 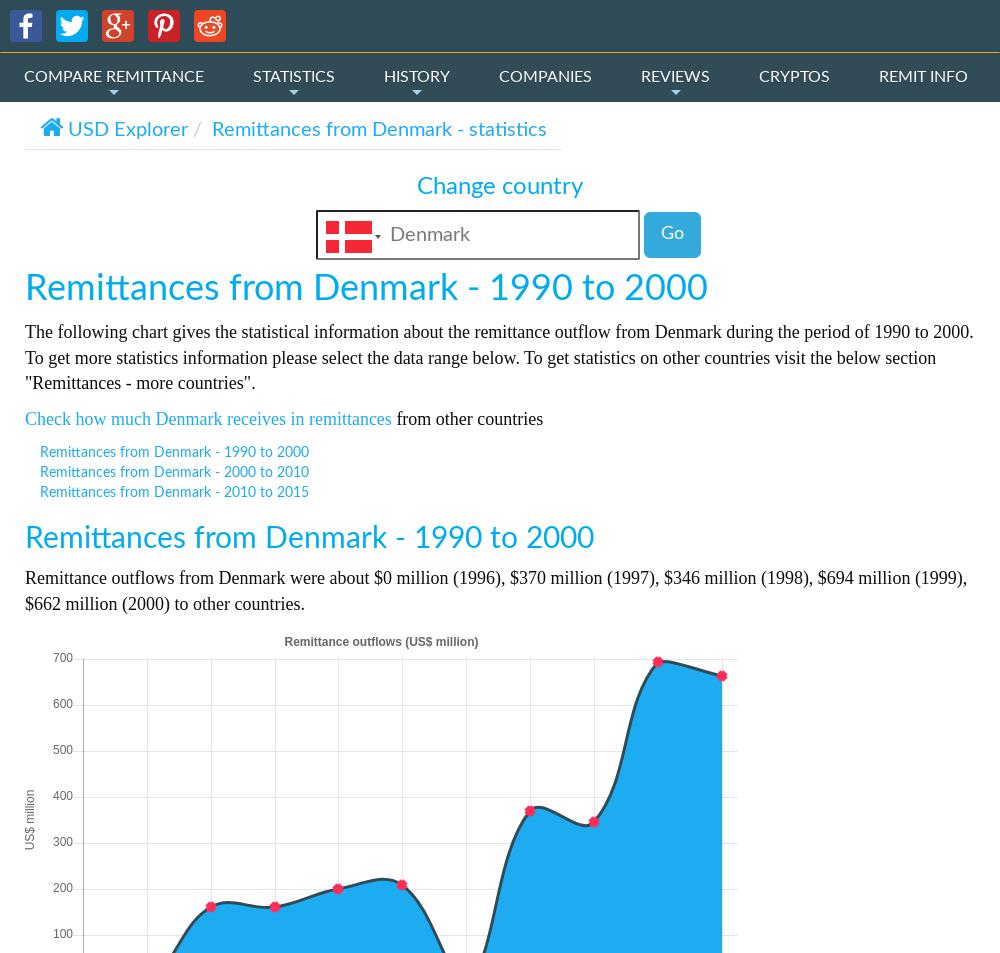 I want to click on 'CRYPTOS', so click(x=794, y=76).